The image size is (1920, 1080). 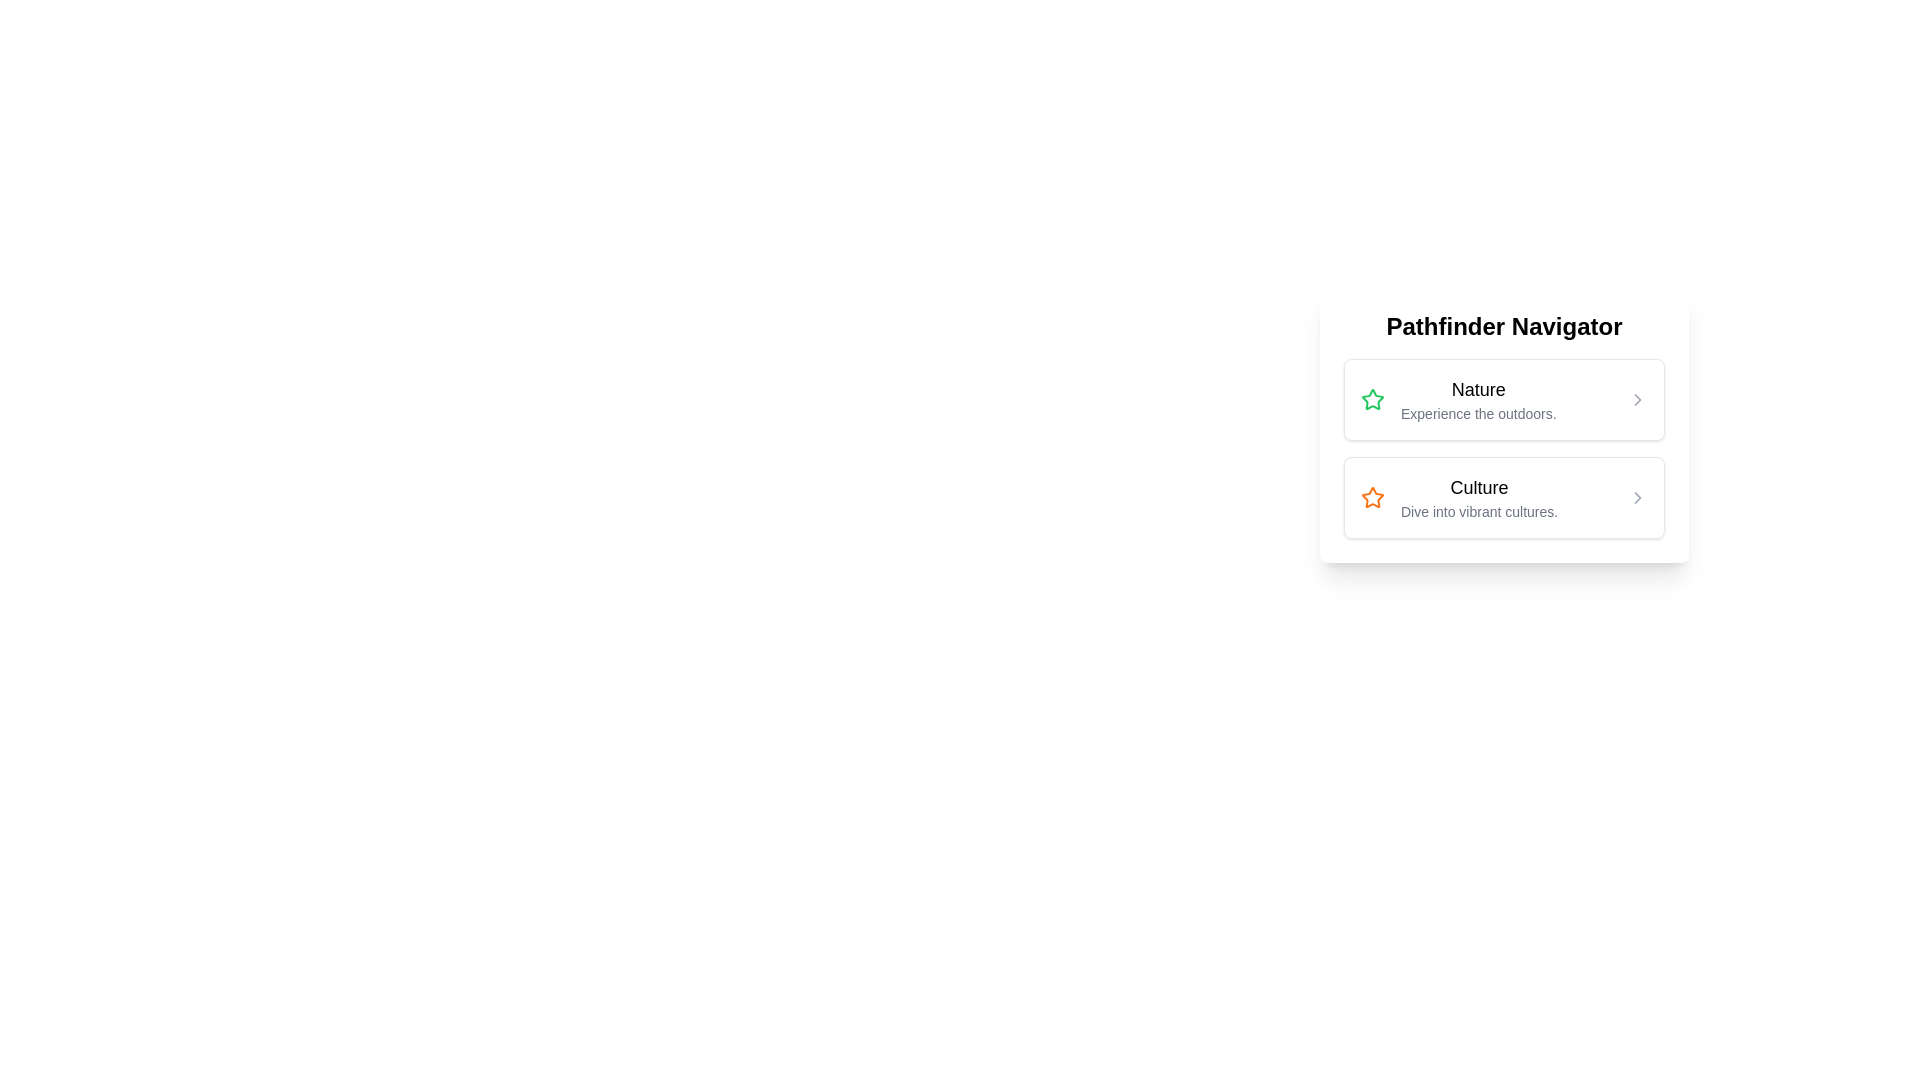 I want to click on the title text of the 'Culture' card in the 'Pathfinder Navigator' section, which serves as the main title for the second card, so click(x=1479, y=488).